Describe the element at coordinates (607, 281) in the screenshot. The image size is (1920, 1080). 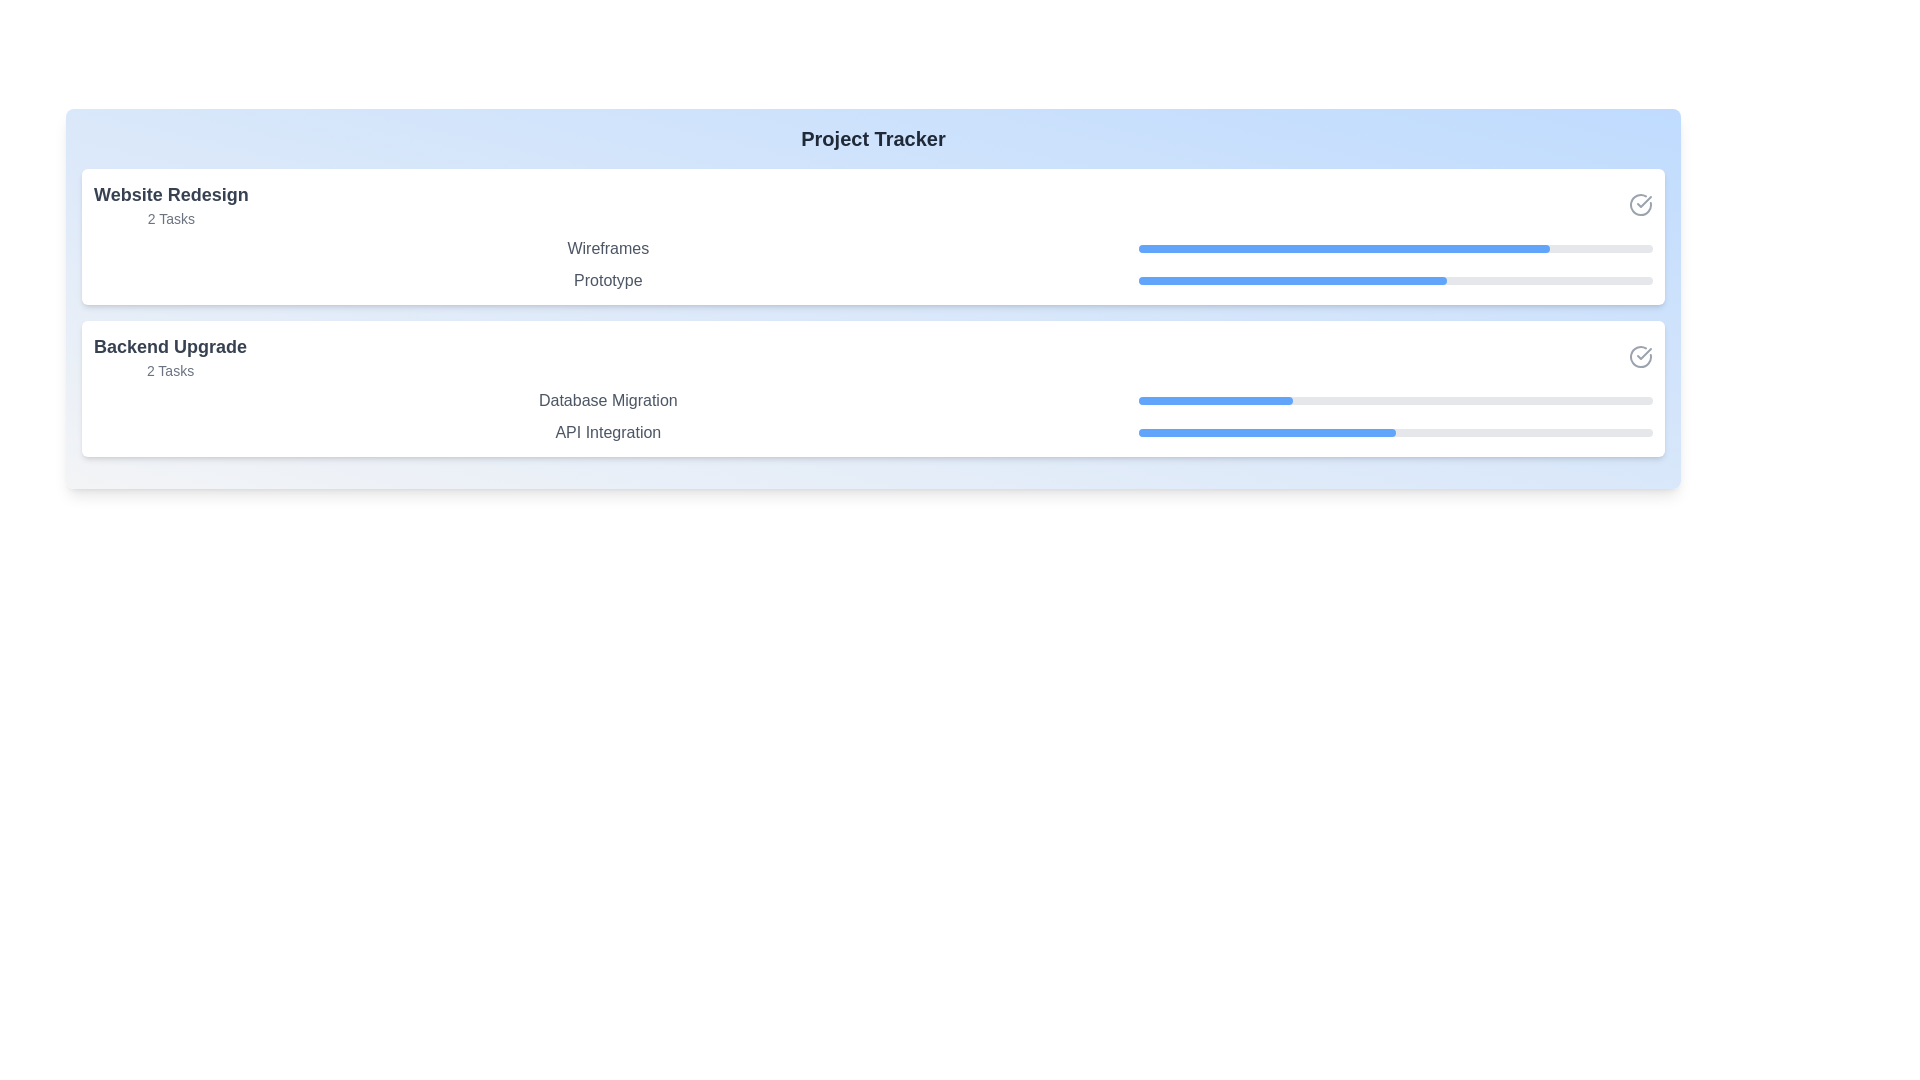
I see `text label displaying 'Prototype' which is styled in medium gray color as part of the project progress interface` at that location.